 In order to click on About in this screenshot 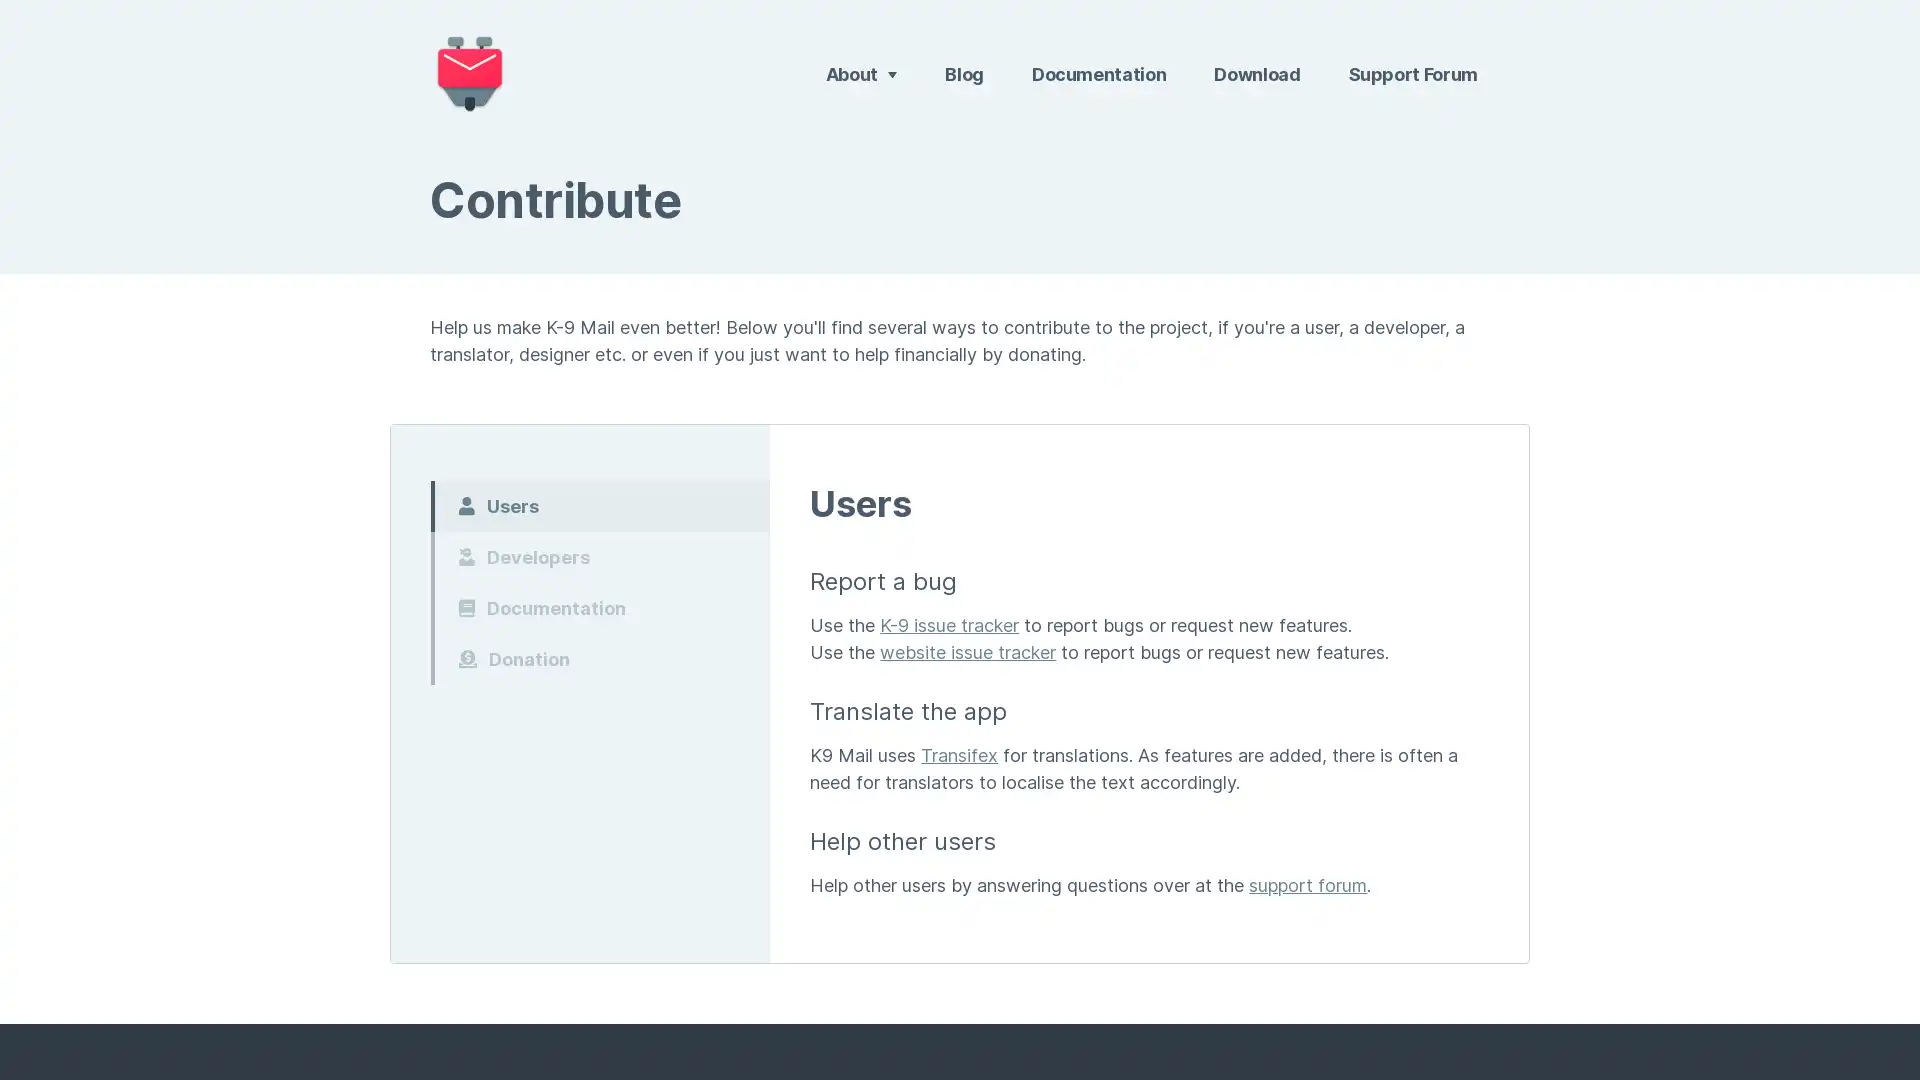, I will do `click(860, 72)`.